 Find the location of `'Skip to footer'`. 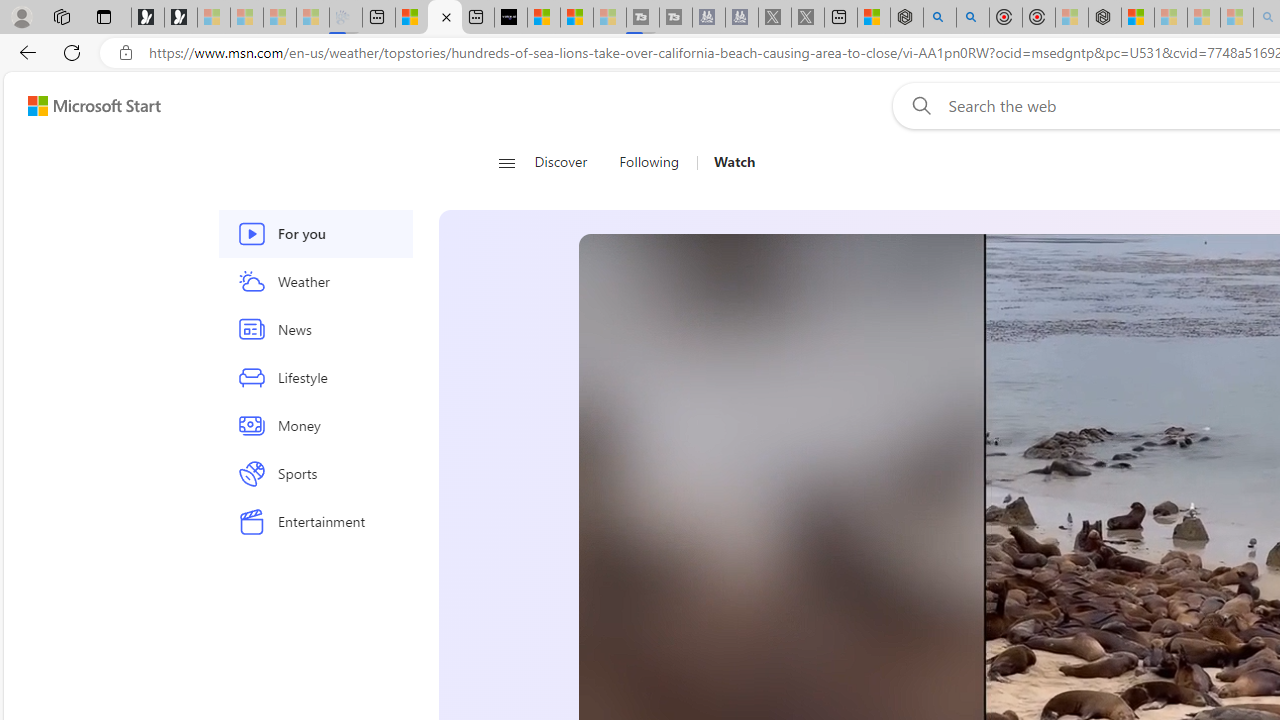

'Skip to footer' is located at coordinates (81, 105).